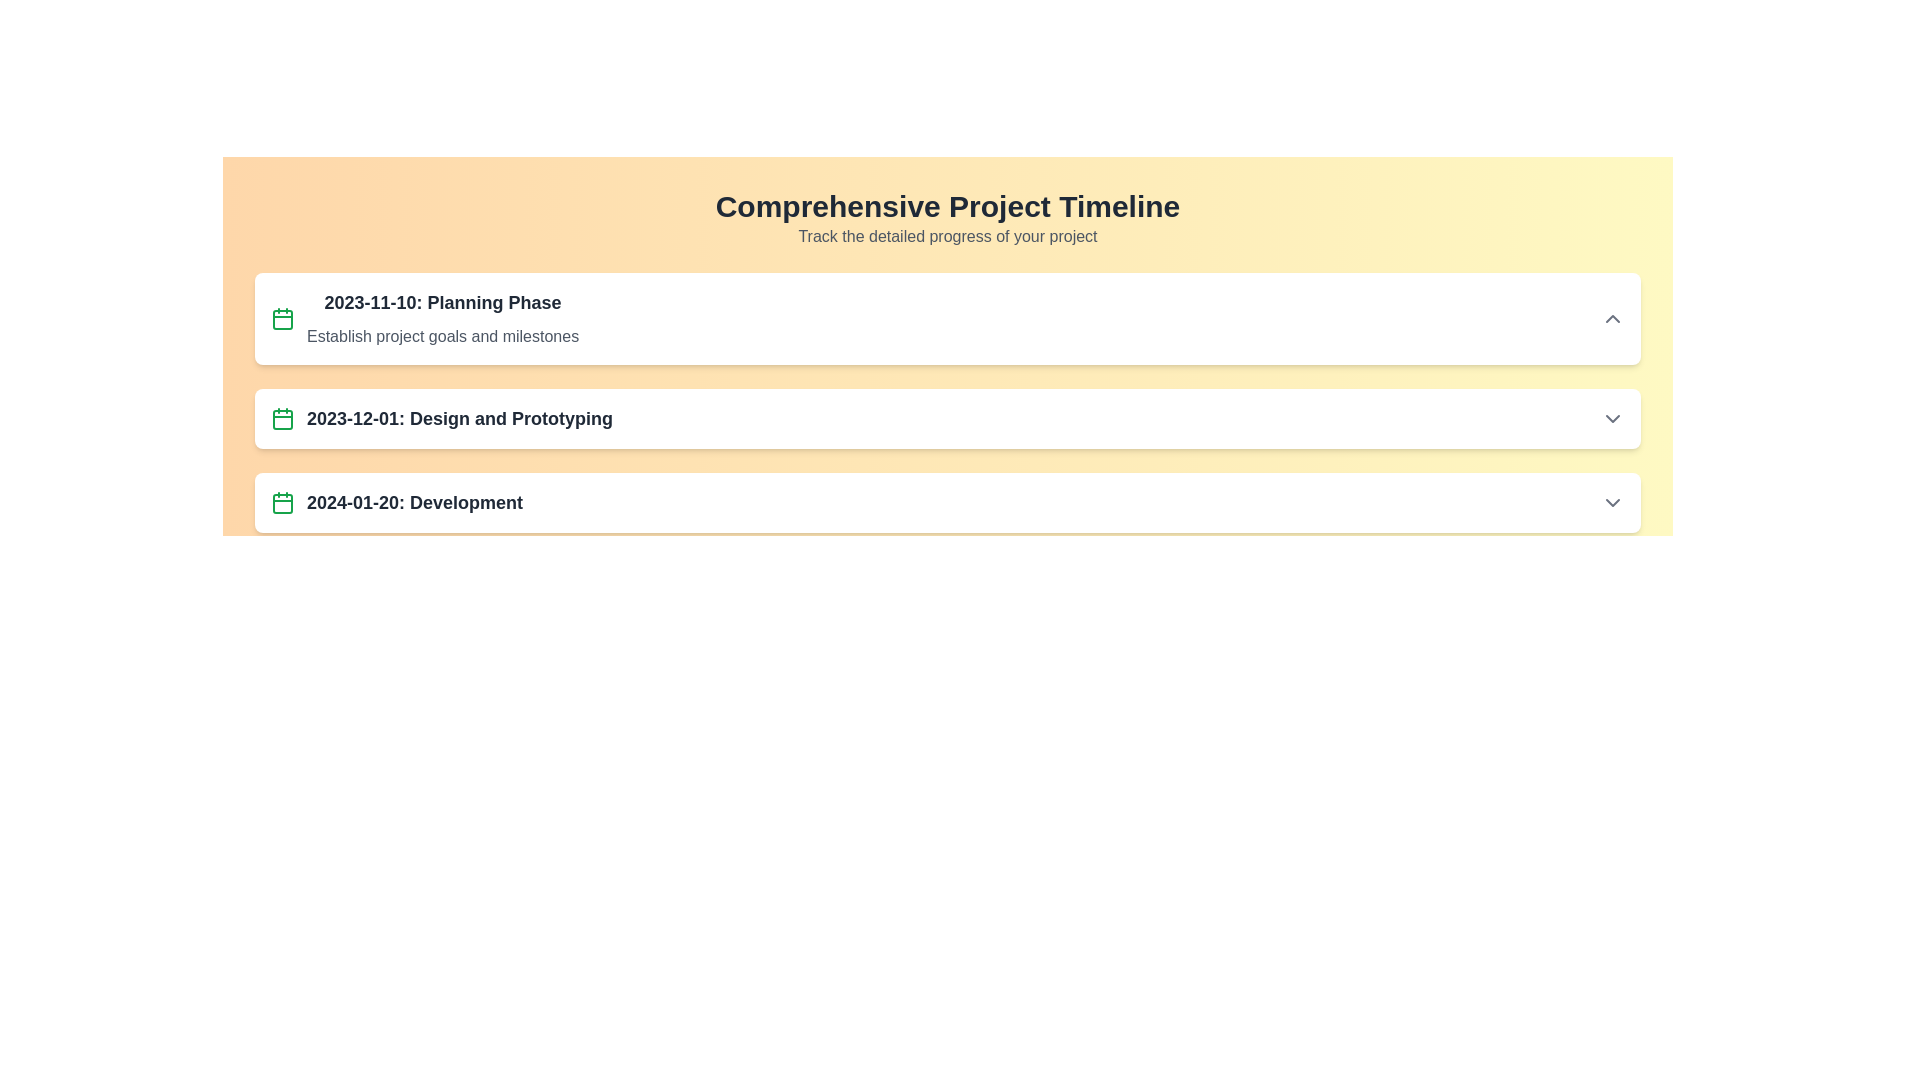 This screenshot has height=1080, width=1920. What do you see at coordinates (414, 501) in the screenshot?
I see `text label displaying the date '2024-01-20' and the phase label 'Development' located in the third card of the vertically stacked list under 'Comprehensive Project Timeline'` at bounding box center [414, 501].